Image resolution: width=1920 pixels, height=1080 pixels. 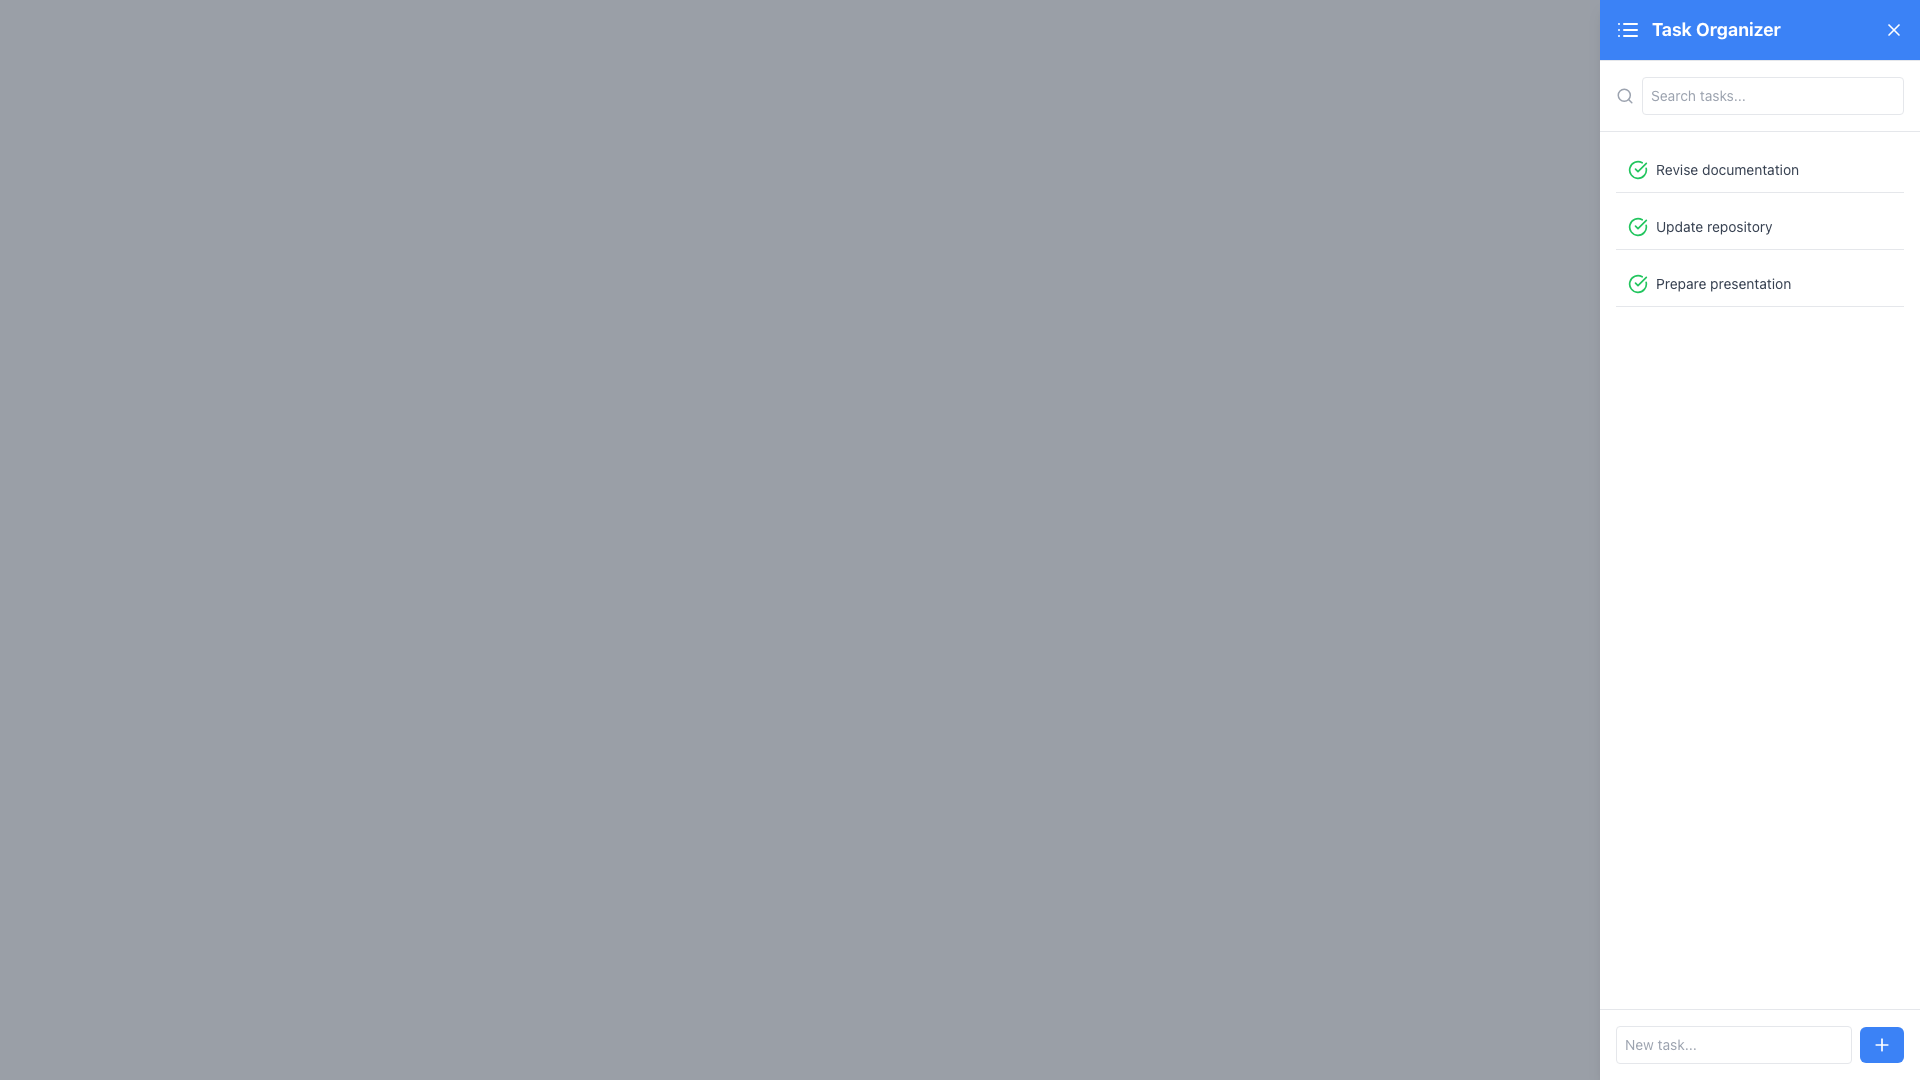 I want to click on the 'Task Organizer' text element, which is styled in bold and large text on a blue background and located at the top-right section of the sidebar, so click(x=1715, y=30).